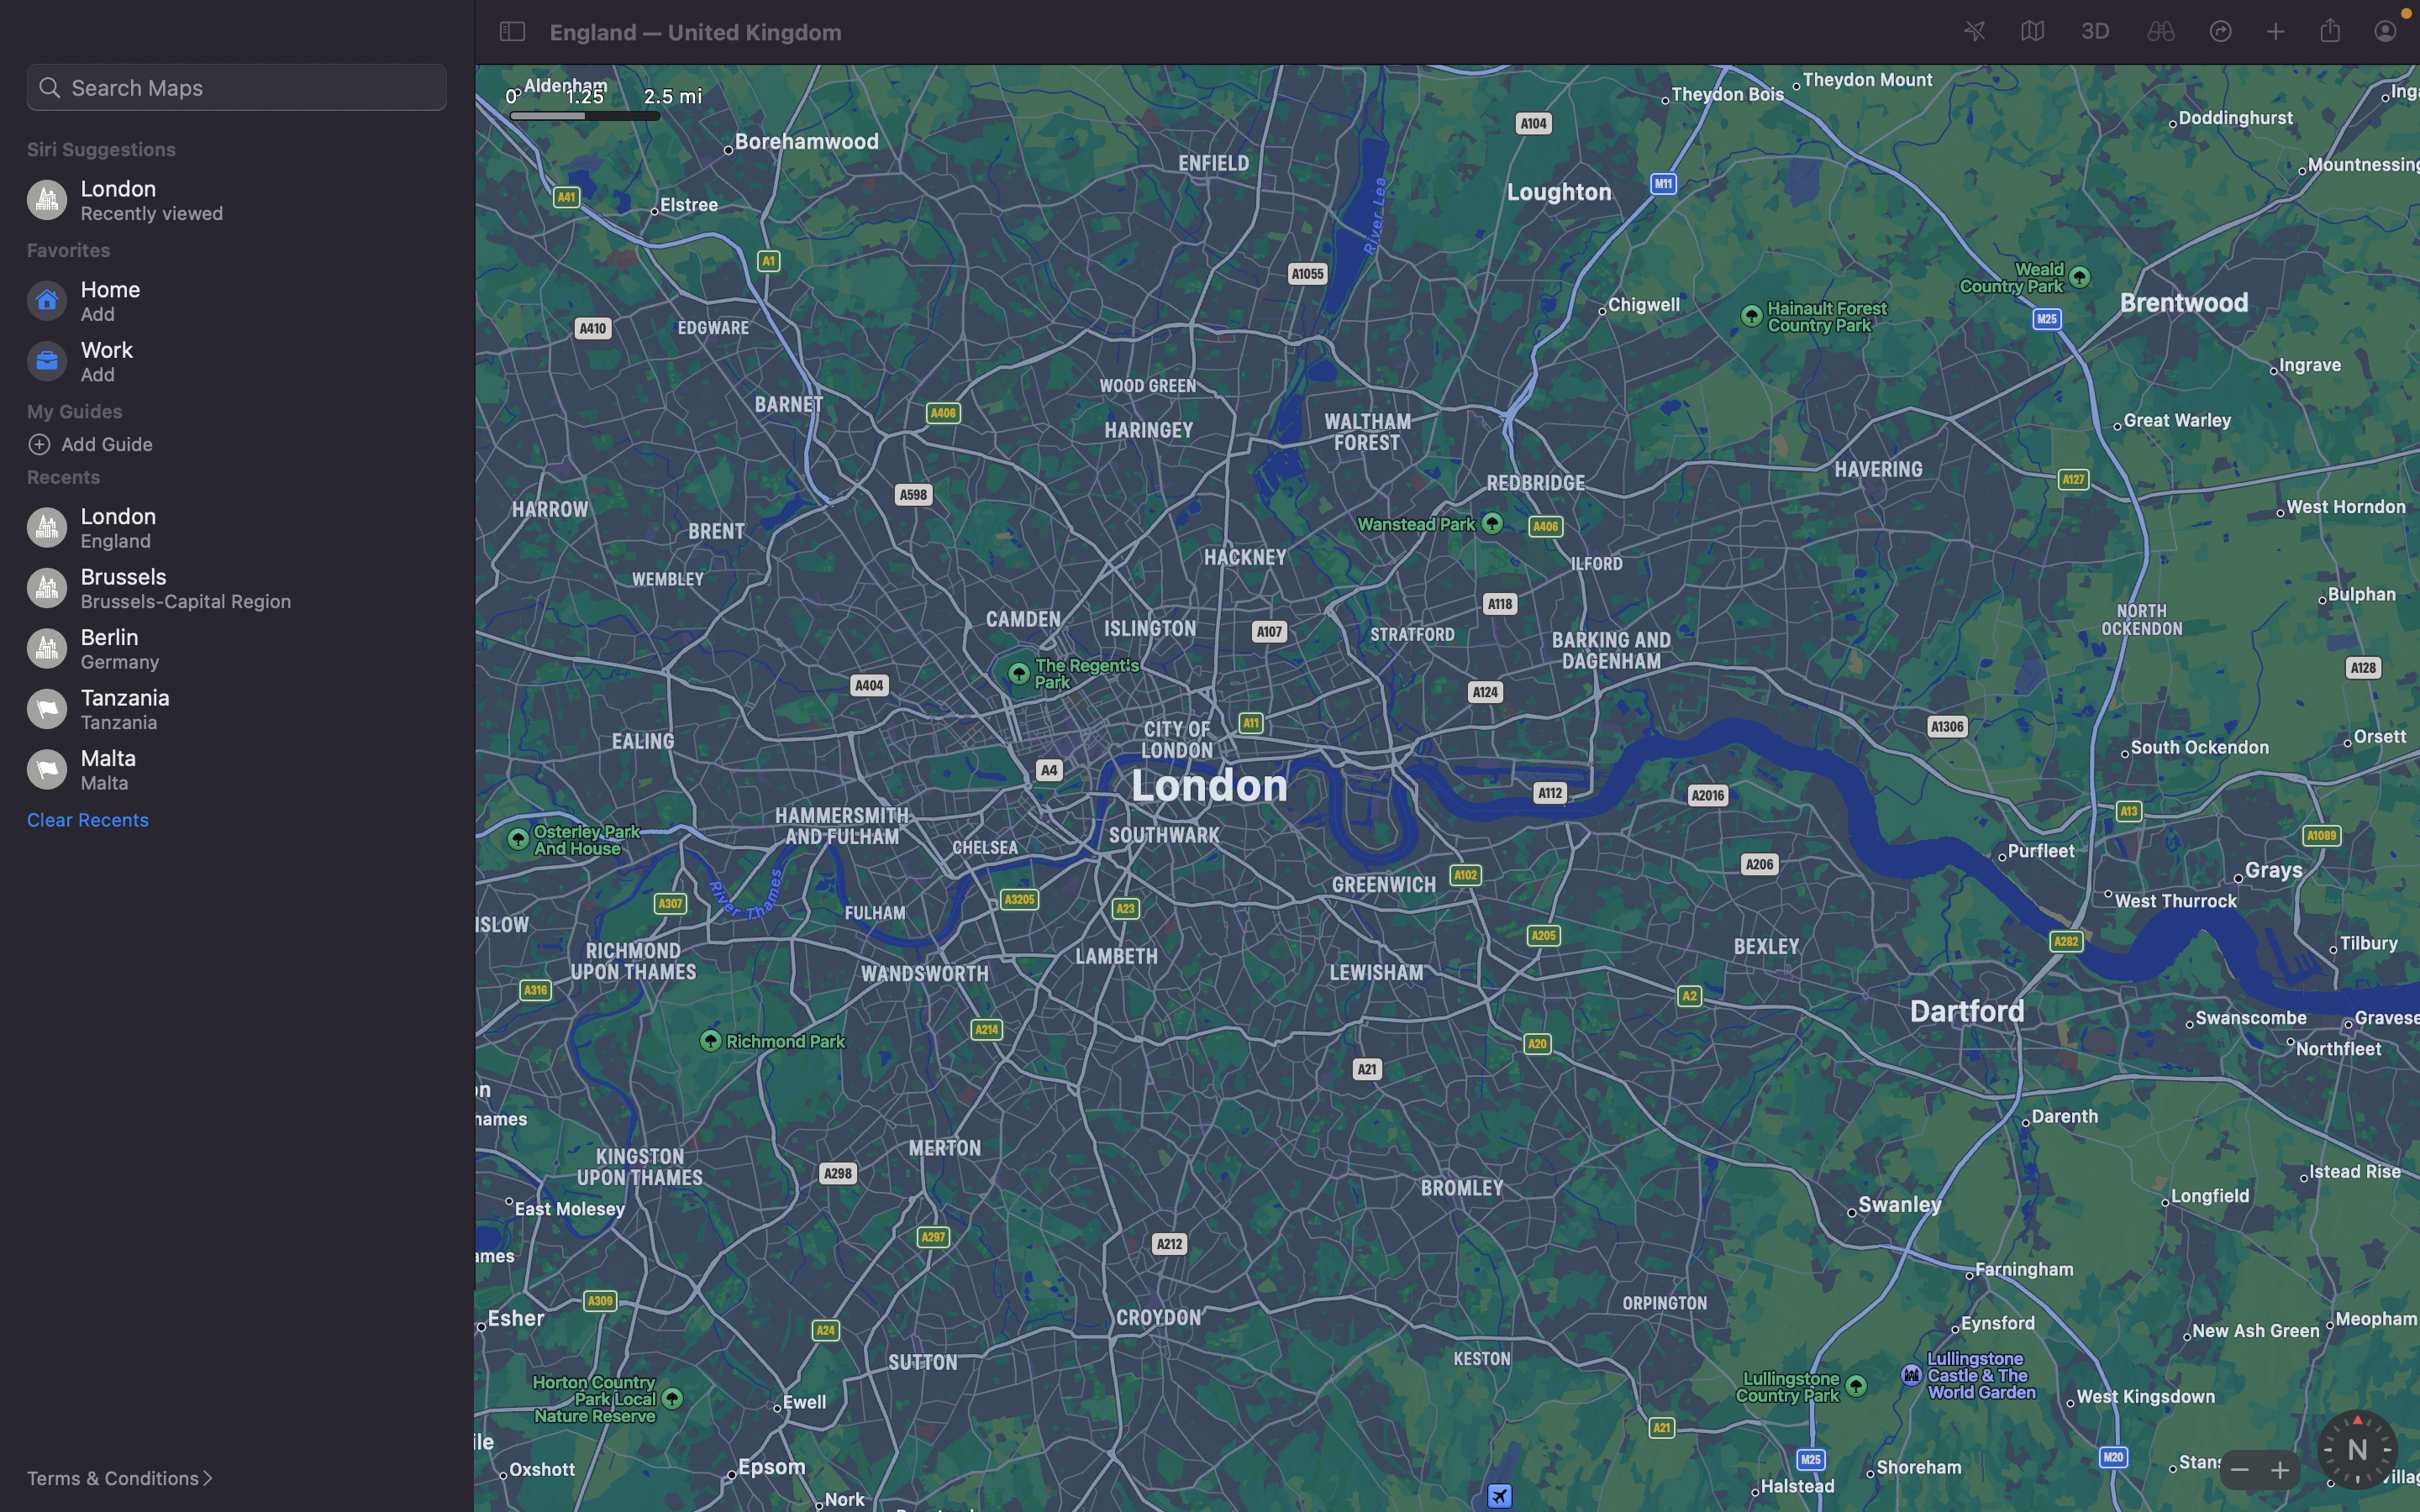 The width and height of the screenshot is (2420, 1512). What do you see at coordinates (244, 443) in the screenshot?
I see `a new guide for touring` at bounding box center [244, 443].